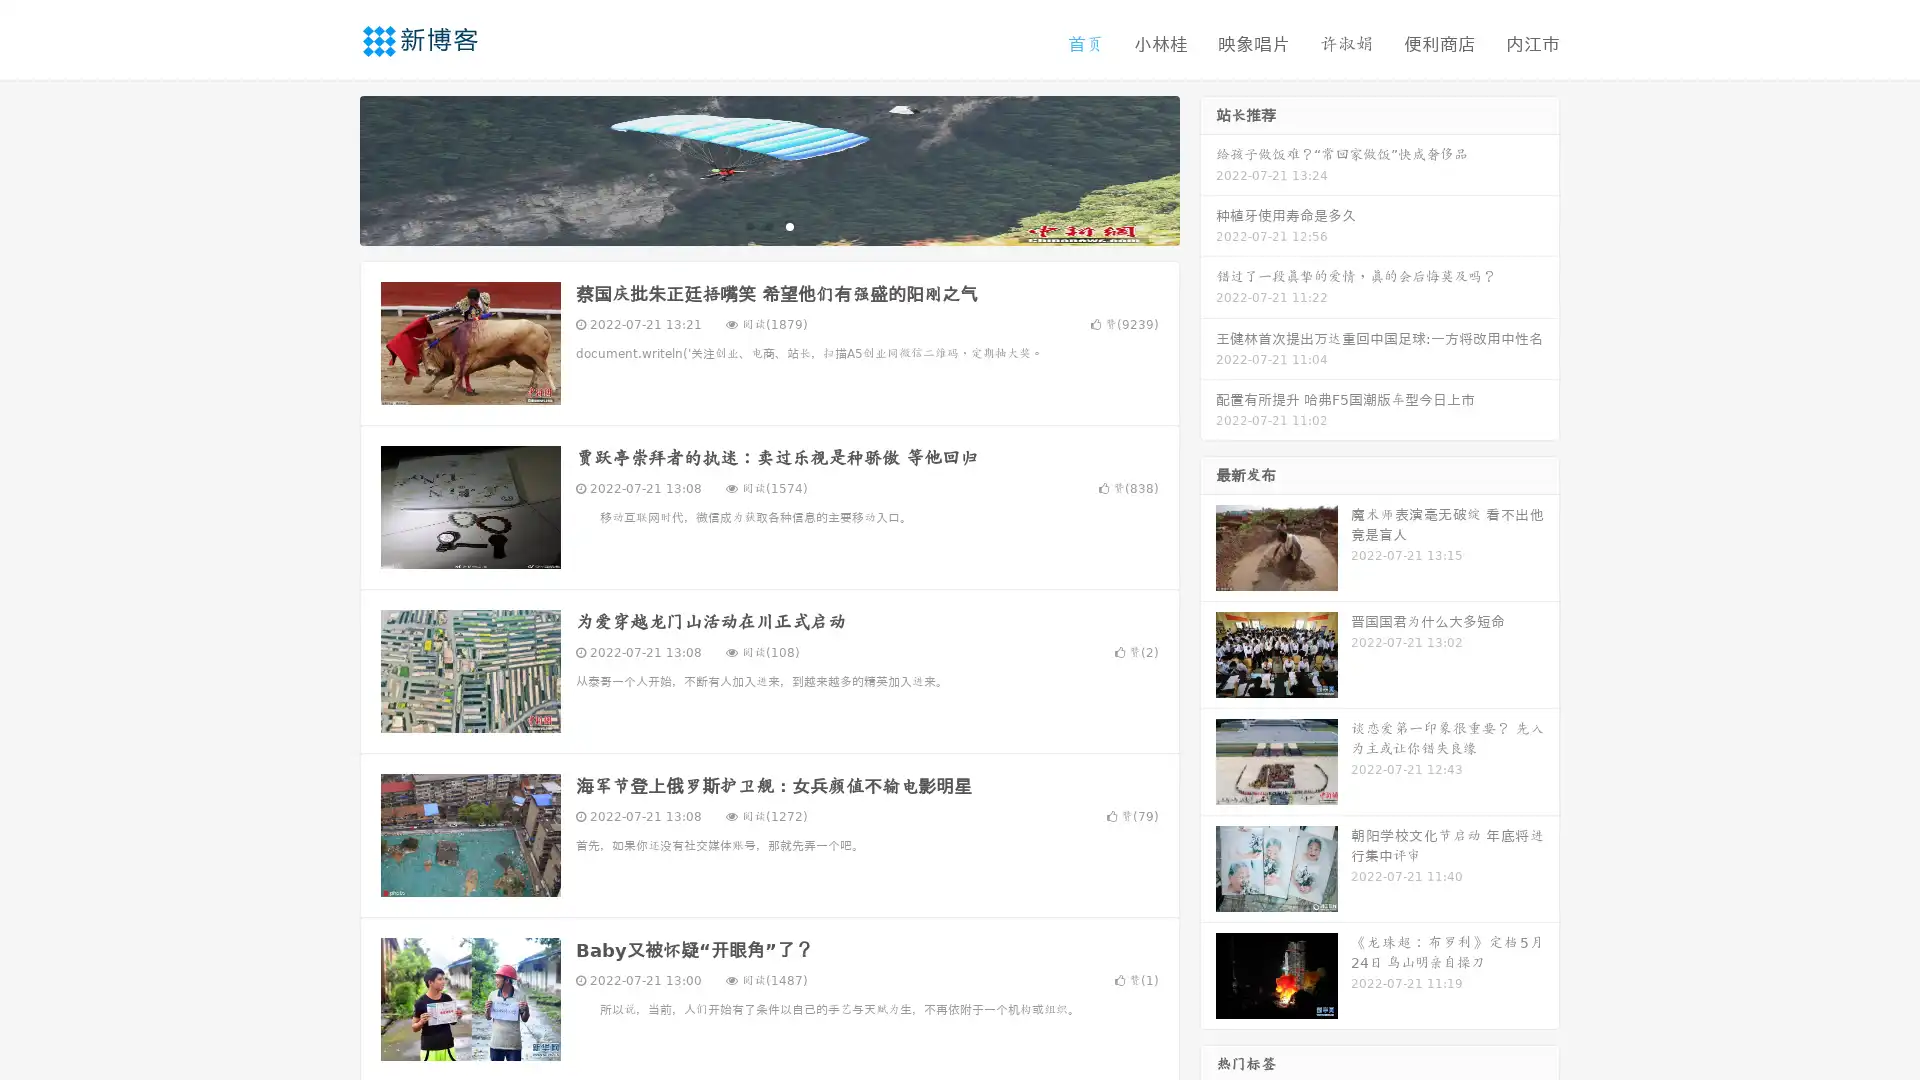 The height and width of the screenshot is (1080, 1920). Describe the element at coordinates (789, 225) in the screenshot. I see `Go to slide 3` at that location.